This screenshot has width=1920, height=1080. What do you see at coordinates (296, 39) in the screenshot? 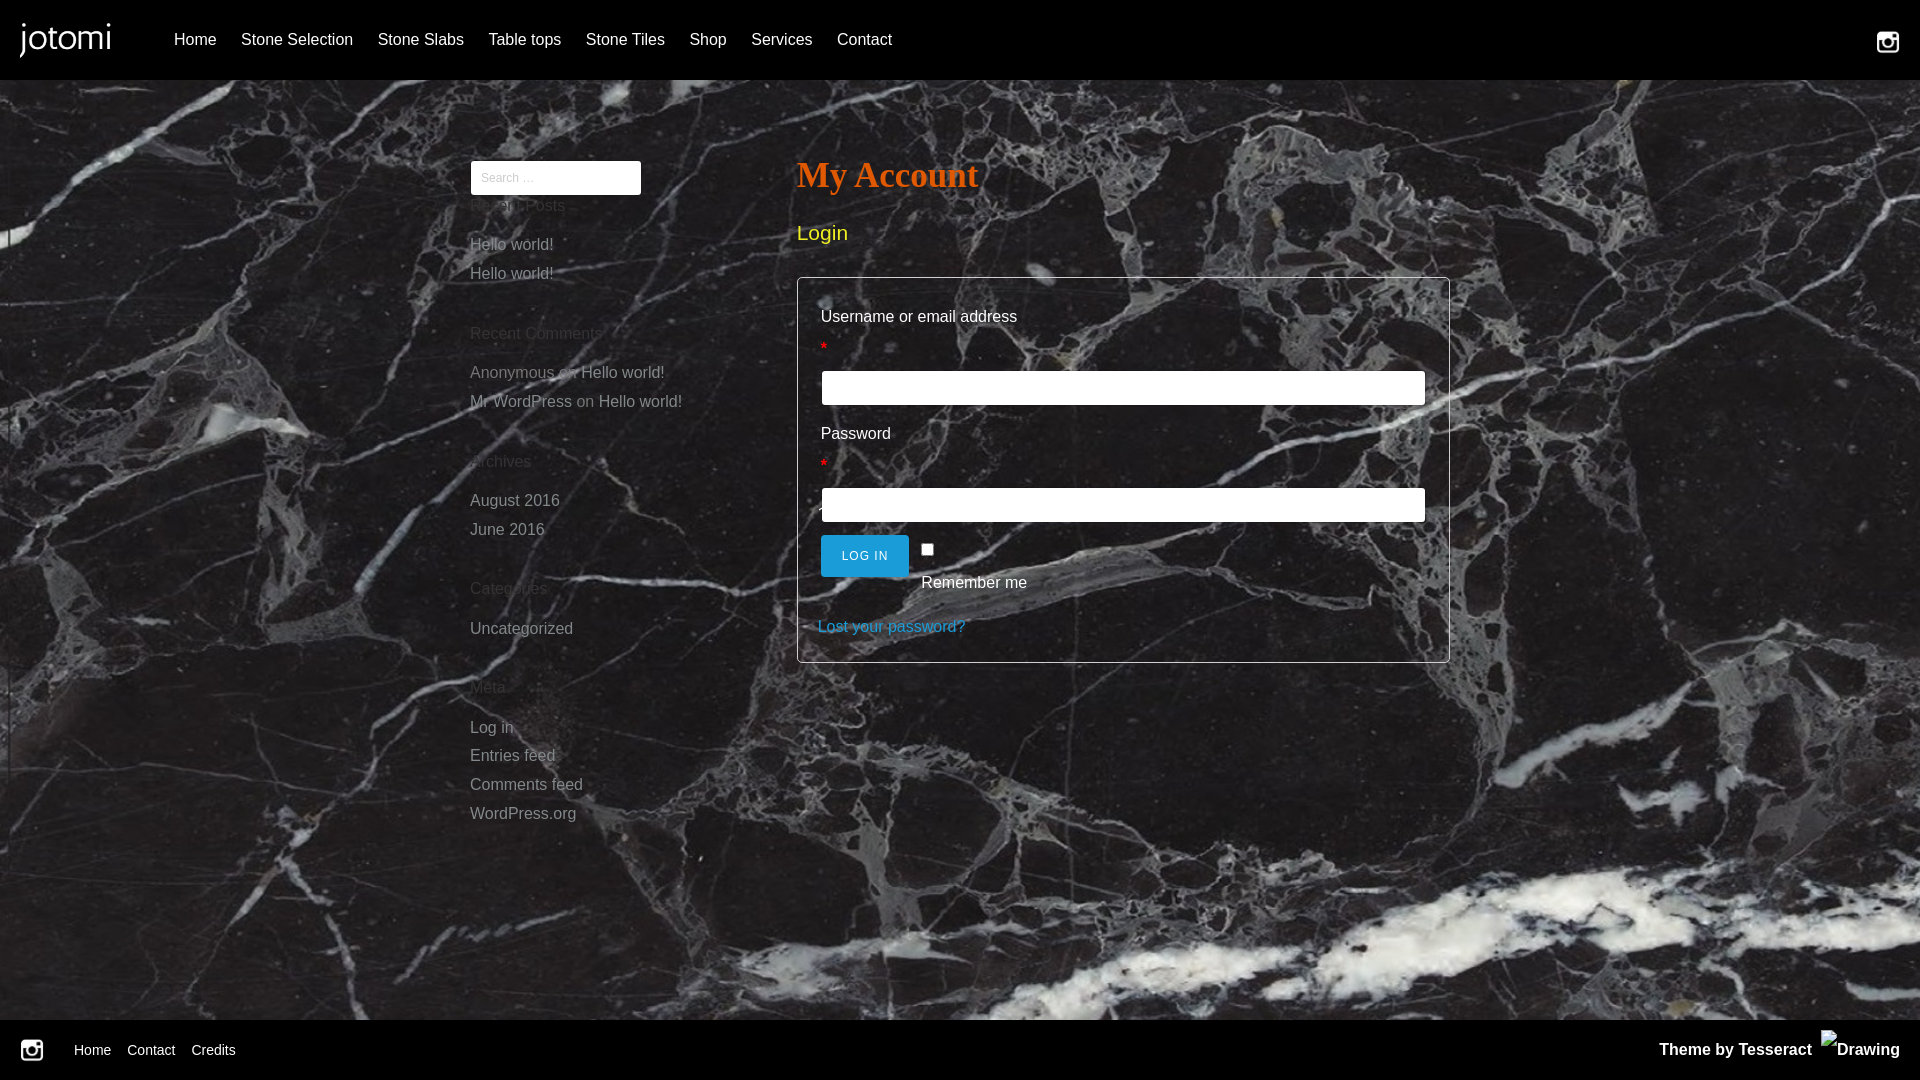
I see `'Stone Selection'` at bounding box center [296, 39].